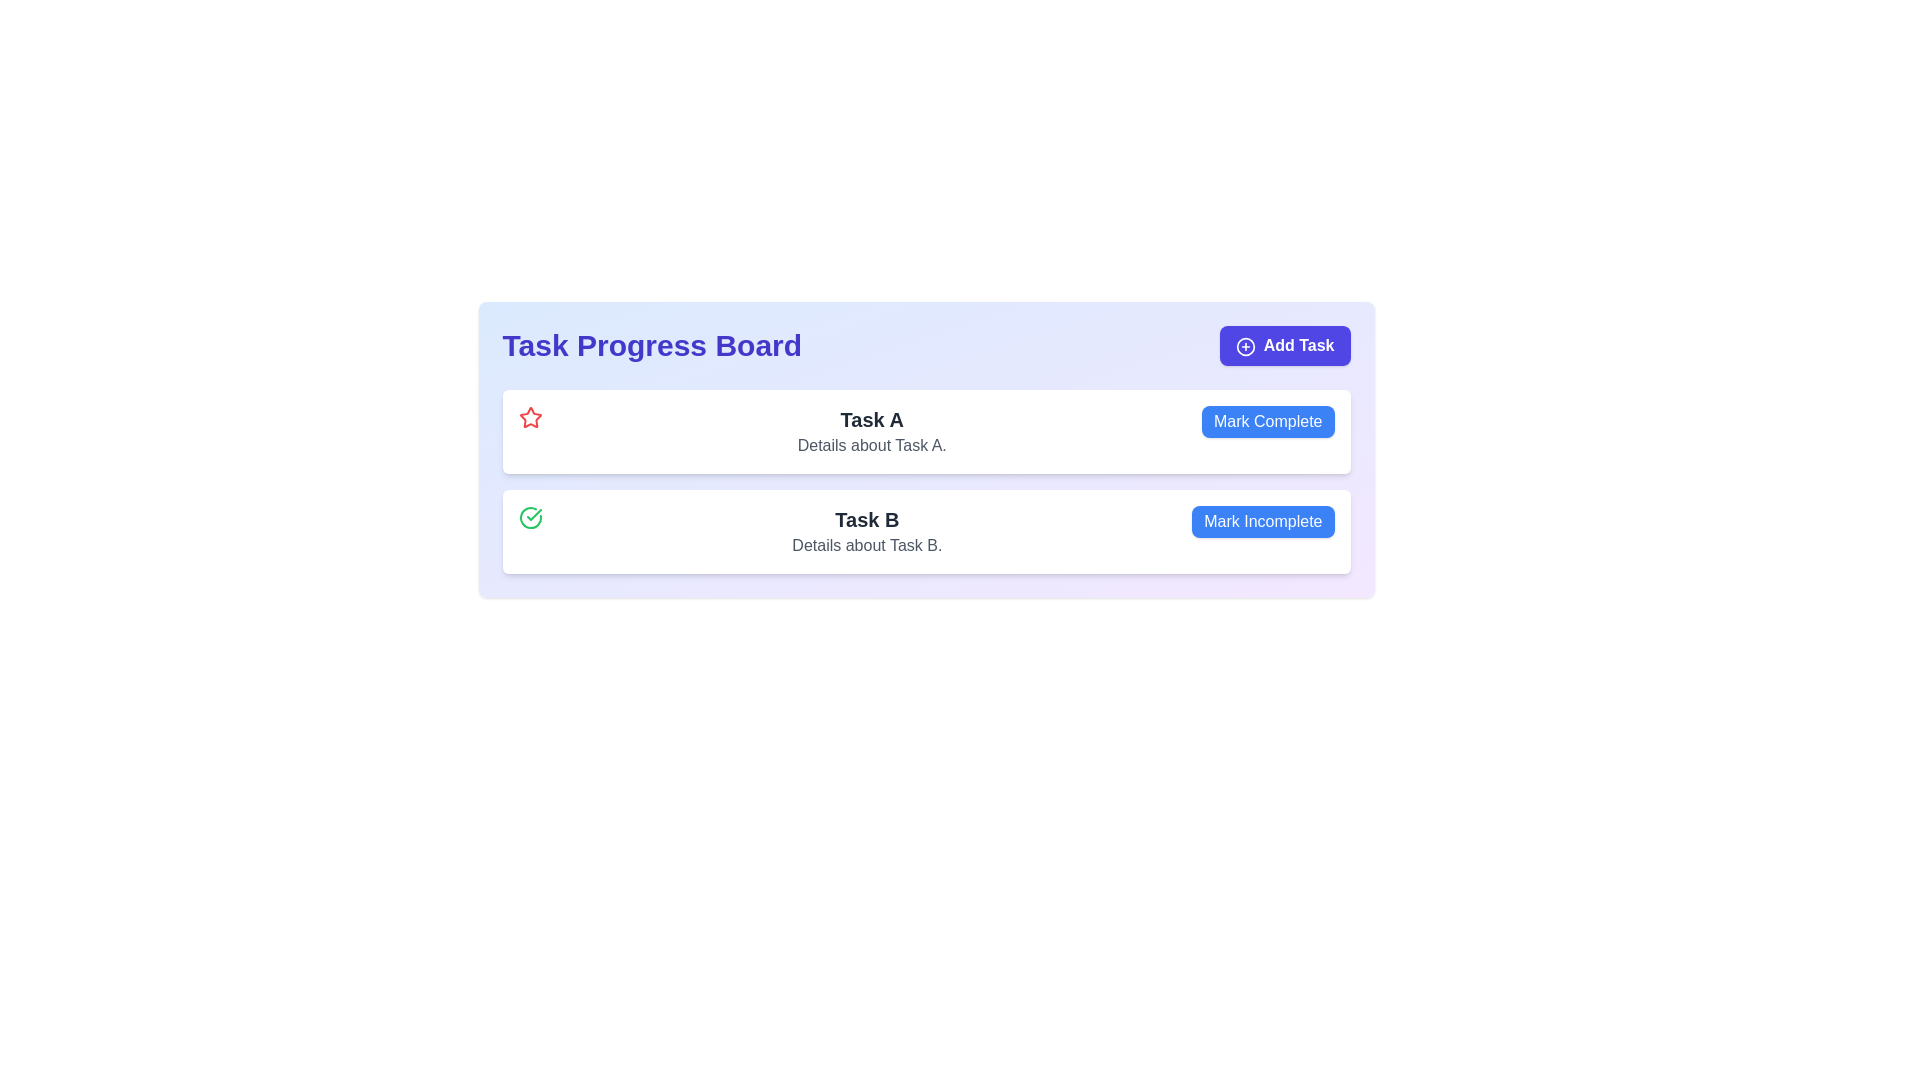 Image resolution: width=1920 pixels, height=1080 pixels. Describe the element at coordinates (1244, 345) in the screenshot. I see `the decorative circular element located inside the 'Add Task' button at the top-right corner of the task progress board interface` at that location.